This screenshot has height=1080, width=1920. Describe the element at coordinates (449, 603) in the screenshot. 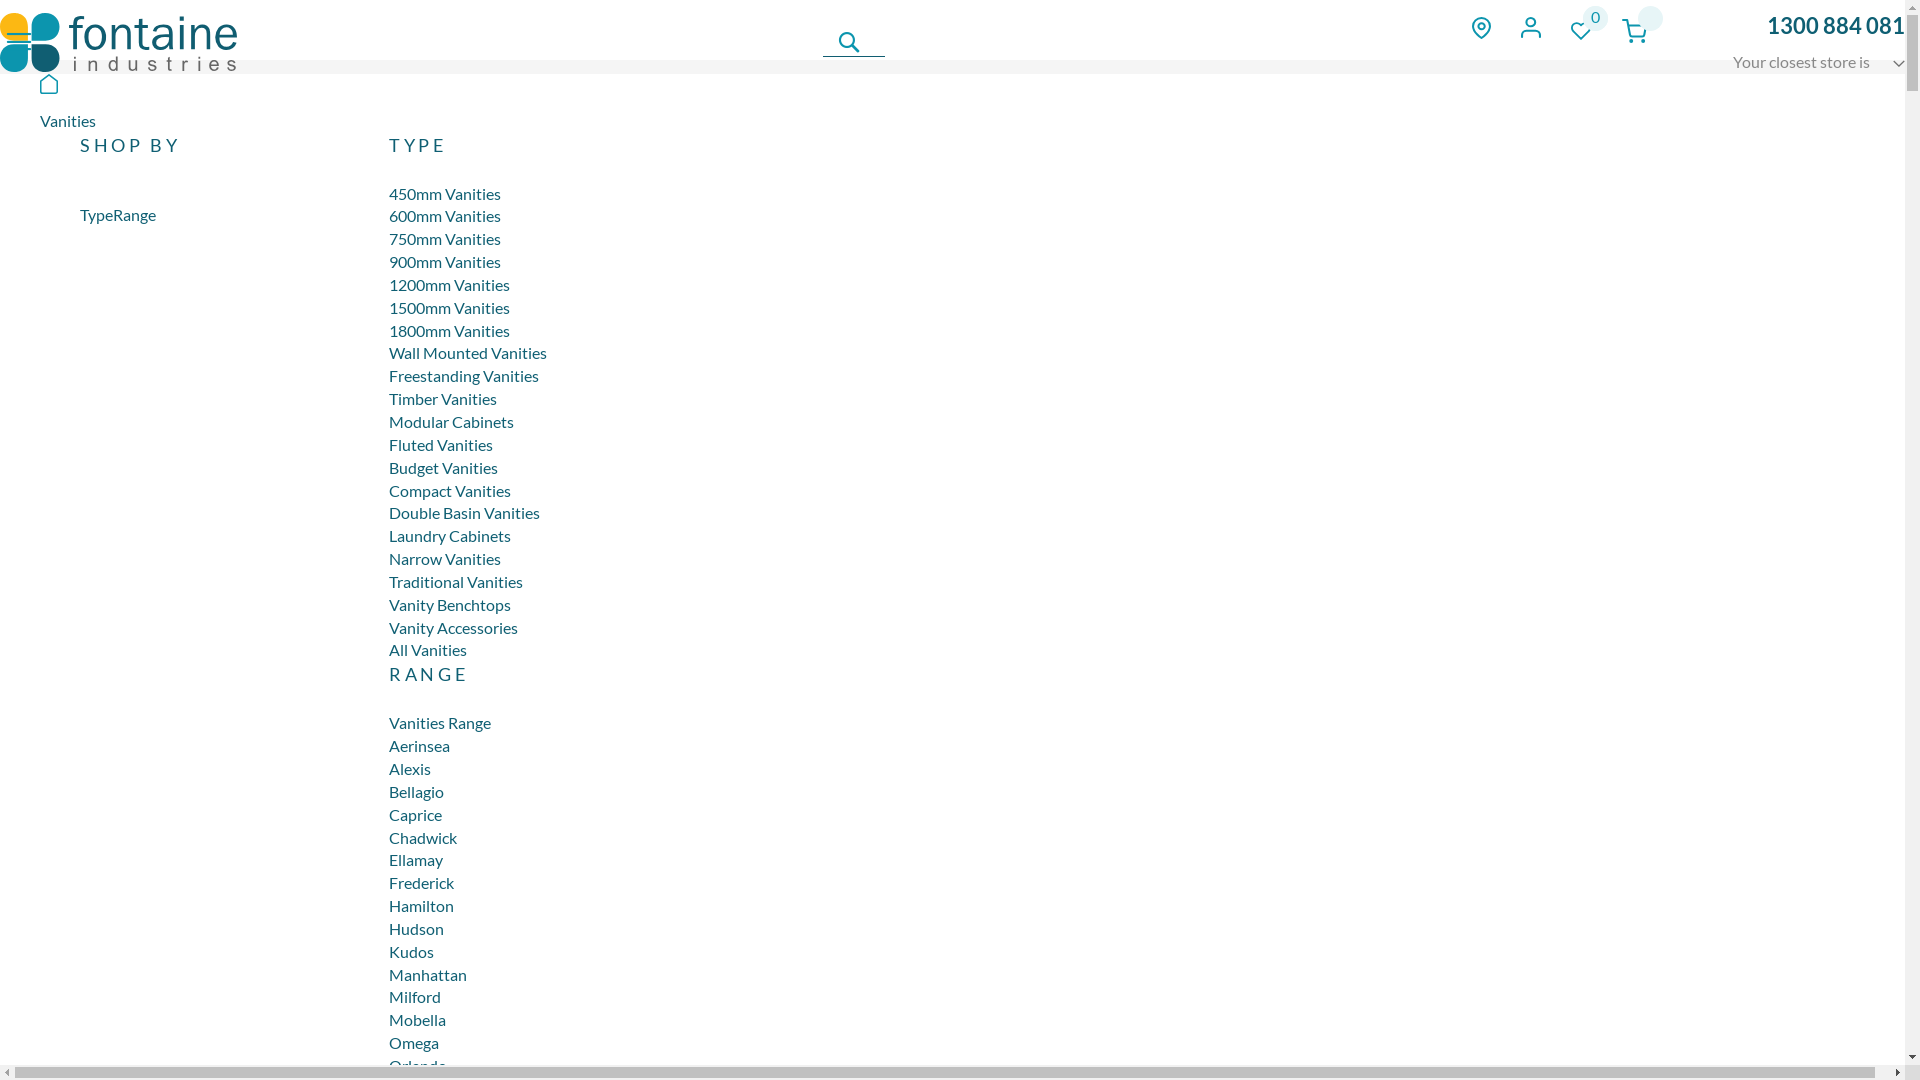

I see `'Vanity Benchtops'` at that location.